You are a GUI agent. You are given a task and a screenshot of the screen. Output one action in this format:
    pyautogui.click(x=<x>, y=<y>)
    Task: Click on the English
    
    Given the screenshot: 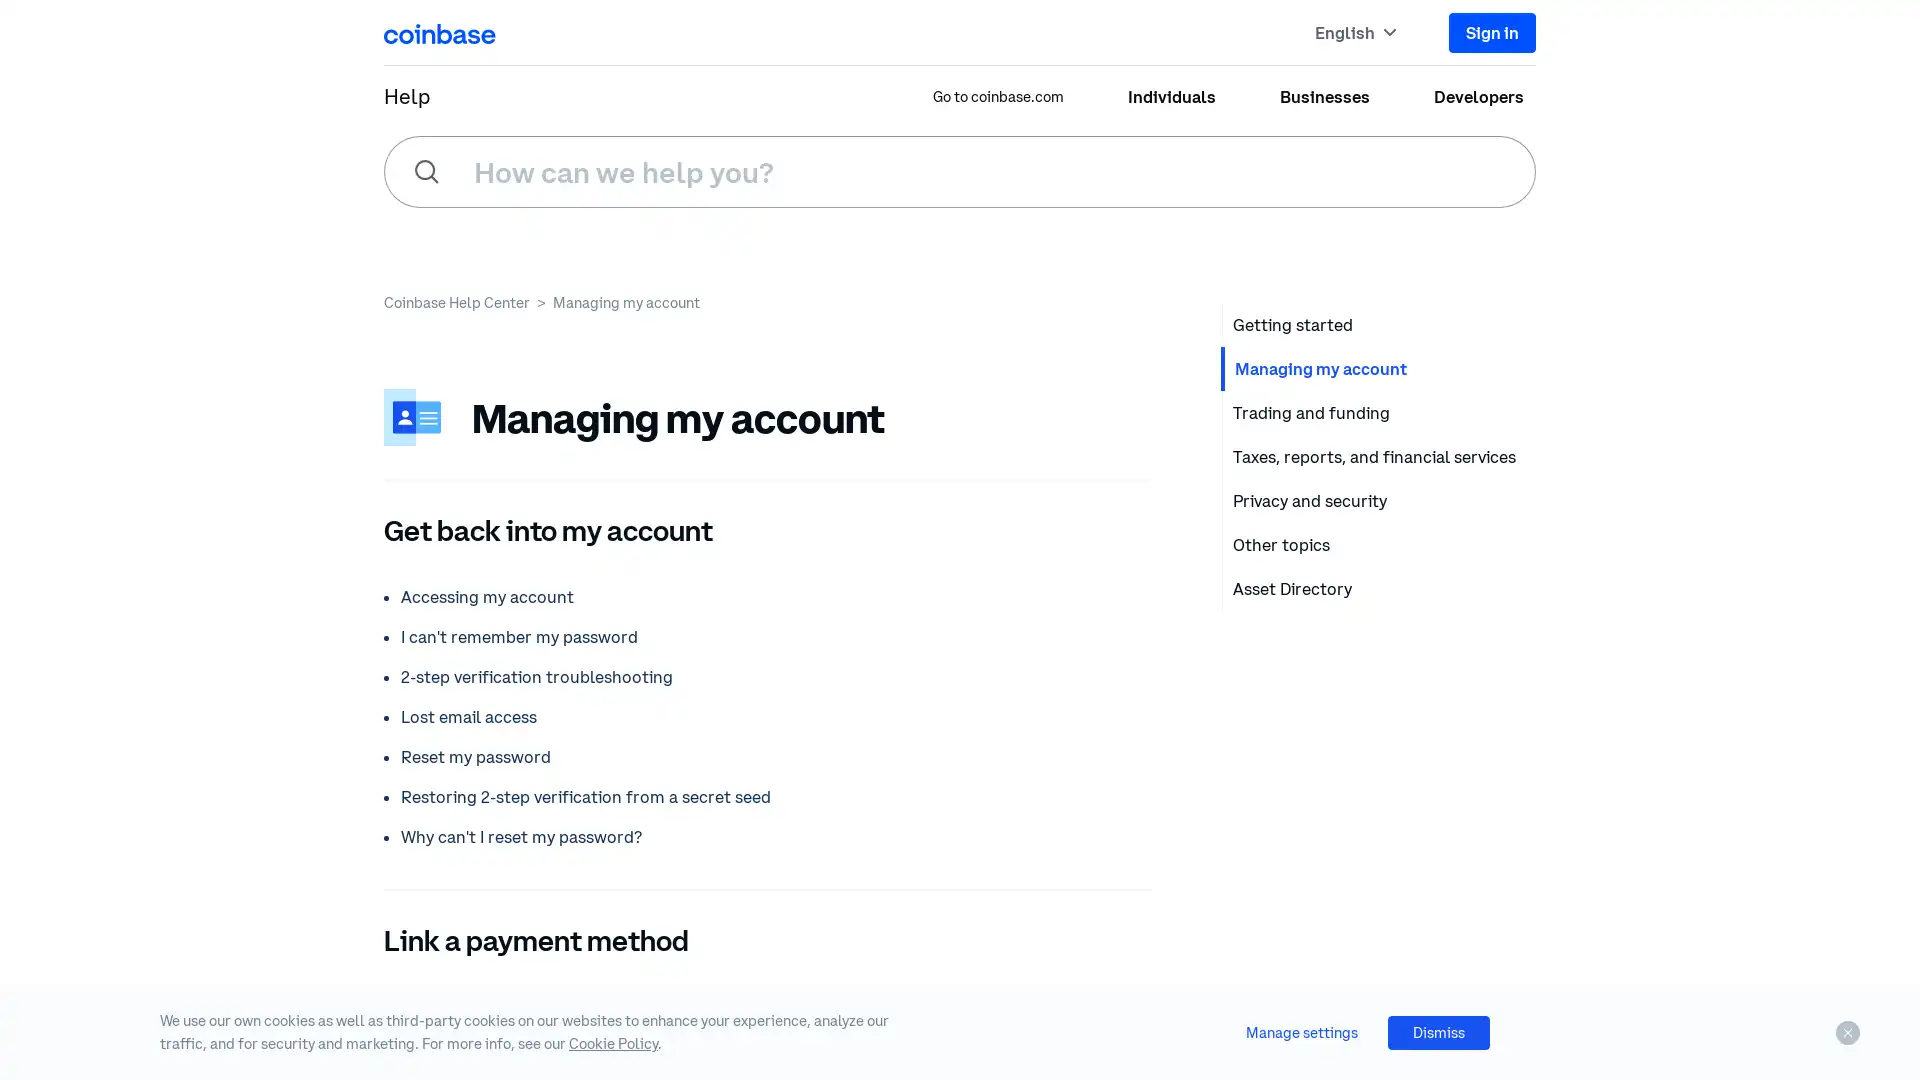 What is the action you would take?
    pyautogui.click(x=1356, y=31)
    